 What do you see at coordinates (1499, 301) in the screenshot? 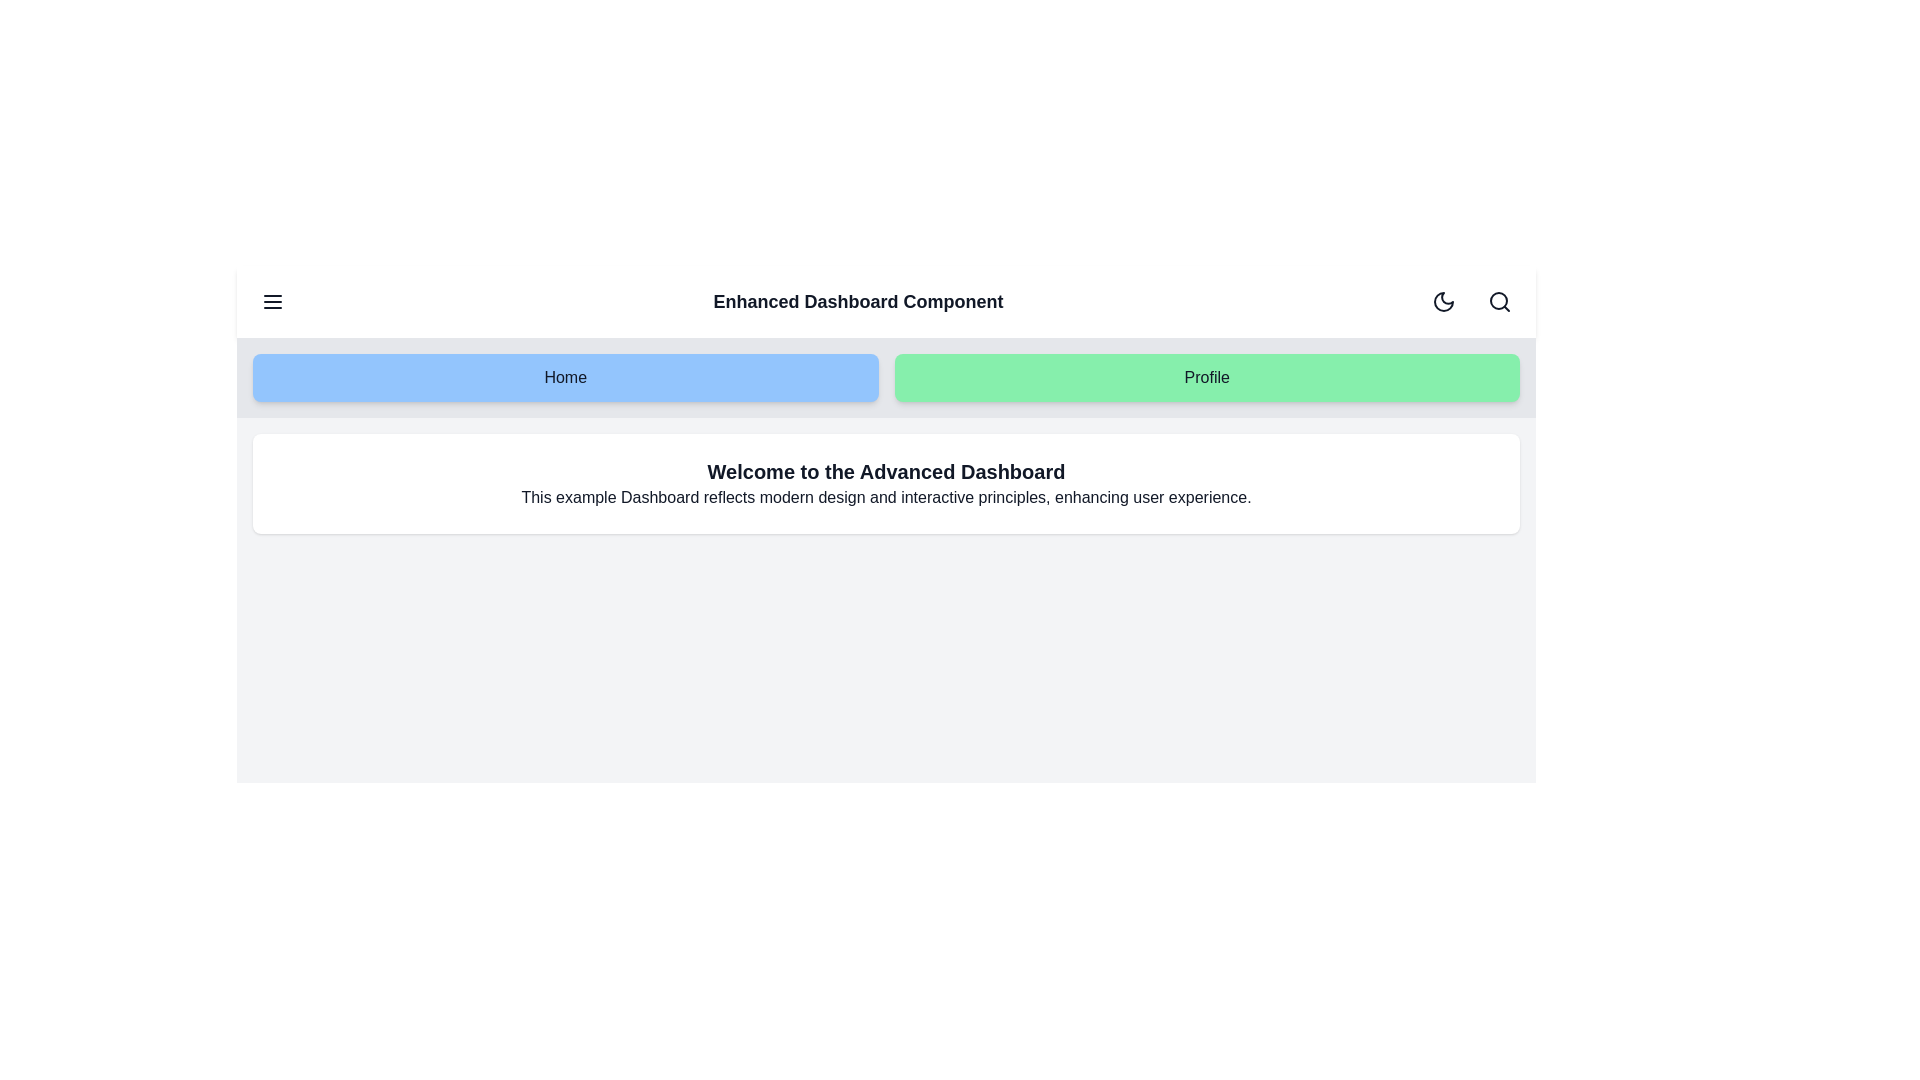
I see `the search button to initiate a search action` at bounding box center [1499, 301].